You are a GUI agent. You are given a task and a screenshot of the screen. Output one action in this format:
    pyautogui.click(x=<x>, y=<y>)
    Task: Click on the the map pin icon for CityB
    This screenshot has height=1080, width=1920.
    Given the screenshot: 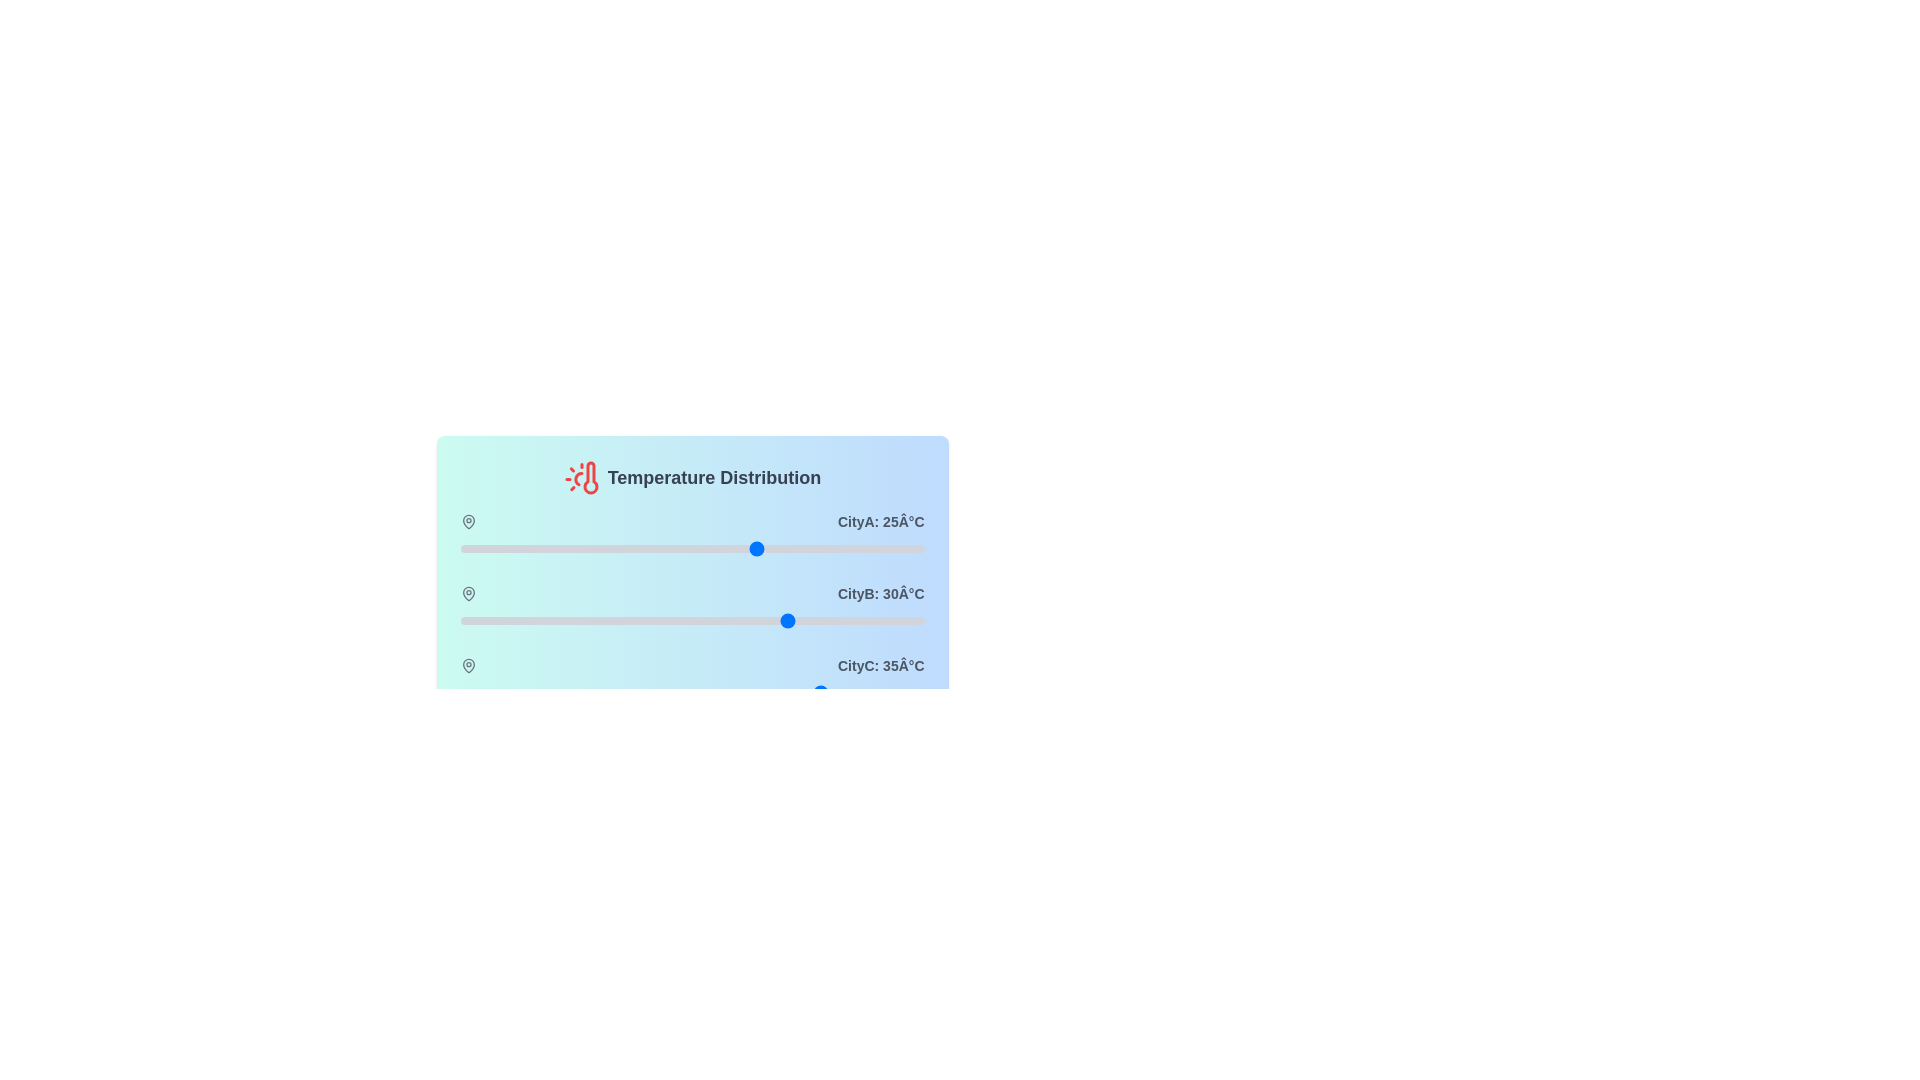 What is the action you would take?
    pyautogui.click(x=467, y=593)
    